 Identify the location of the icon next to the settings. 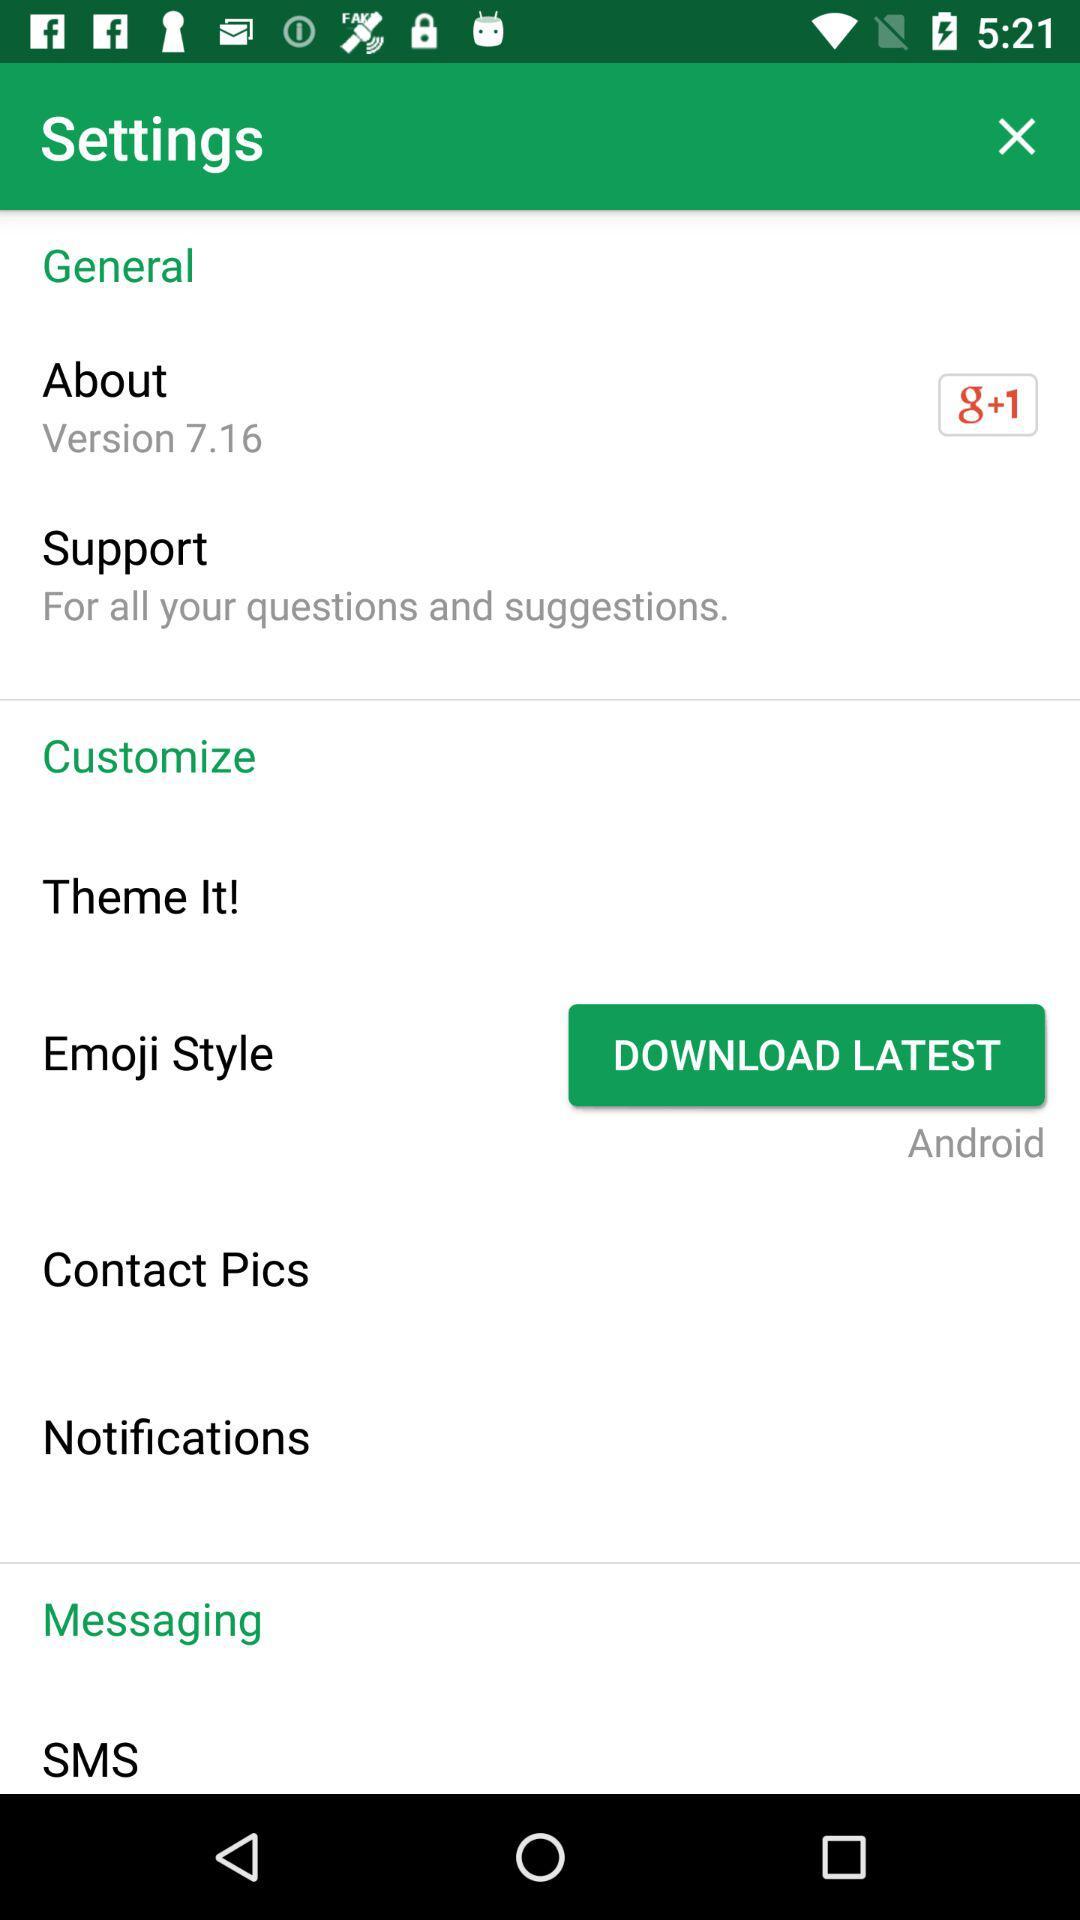
(1017, 135).